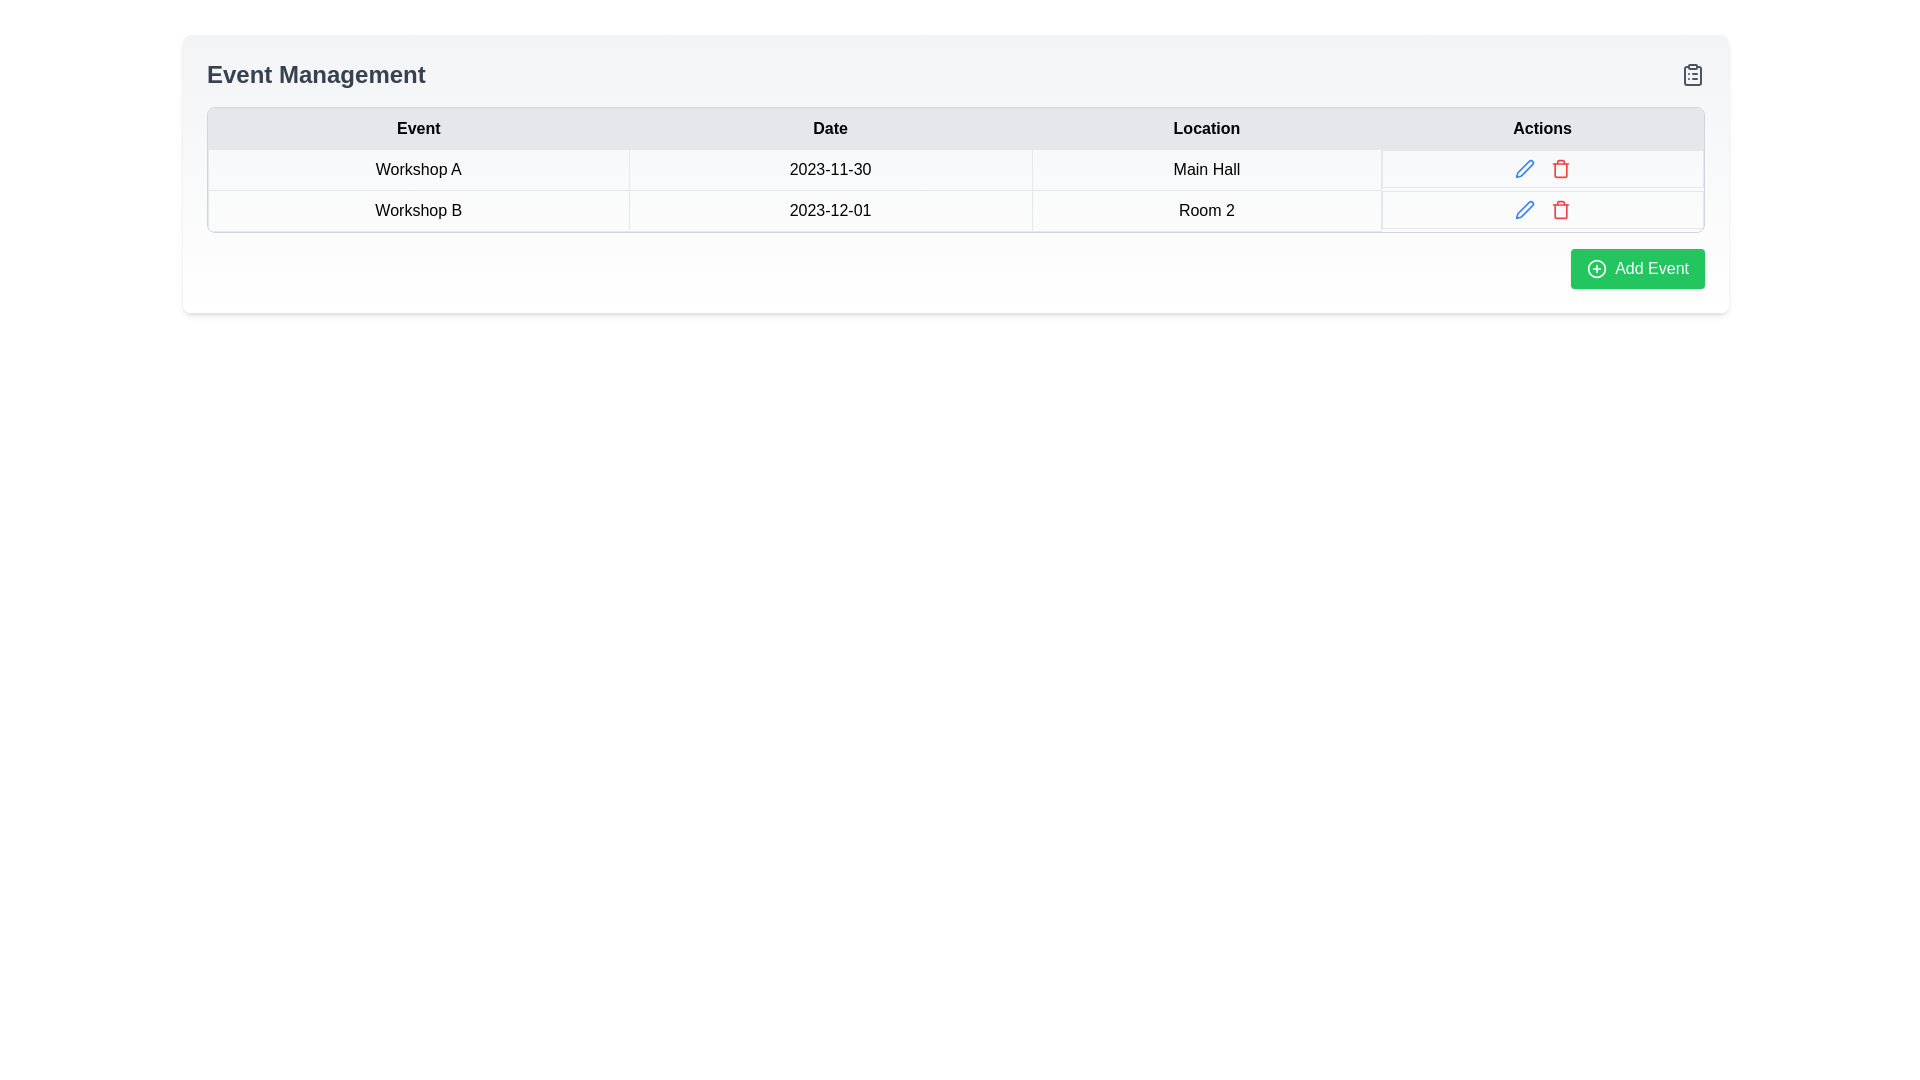 The image size is (1920, 1080). I want to click on the table header cell labeled 'Event', which is the first header in a row of a table with a light gray background, so click(417, 128).